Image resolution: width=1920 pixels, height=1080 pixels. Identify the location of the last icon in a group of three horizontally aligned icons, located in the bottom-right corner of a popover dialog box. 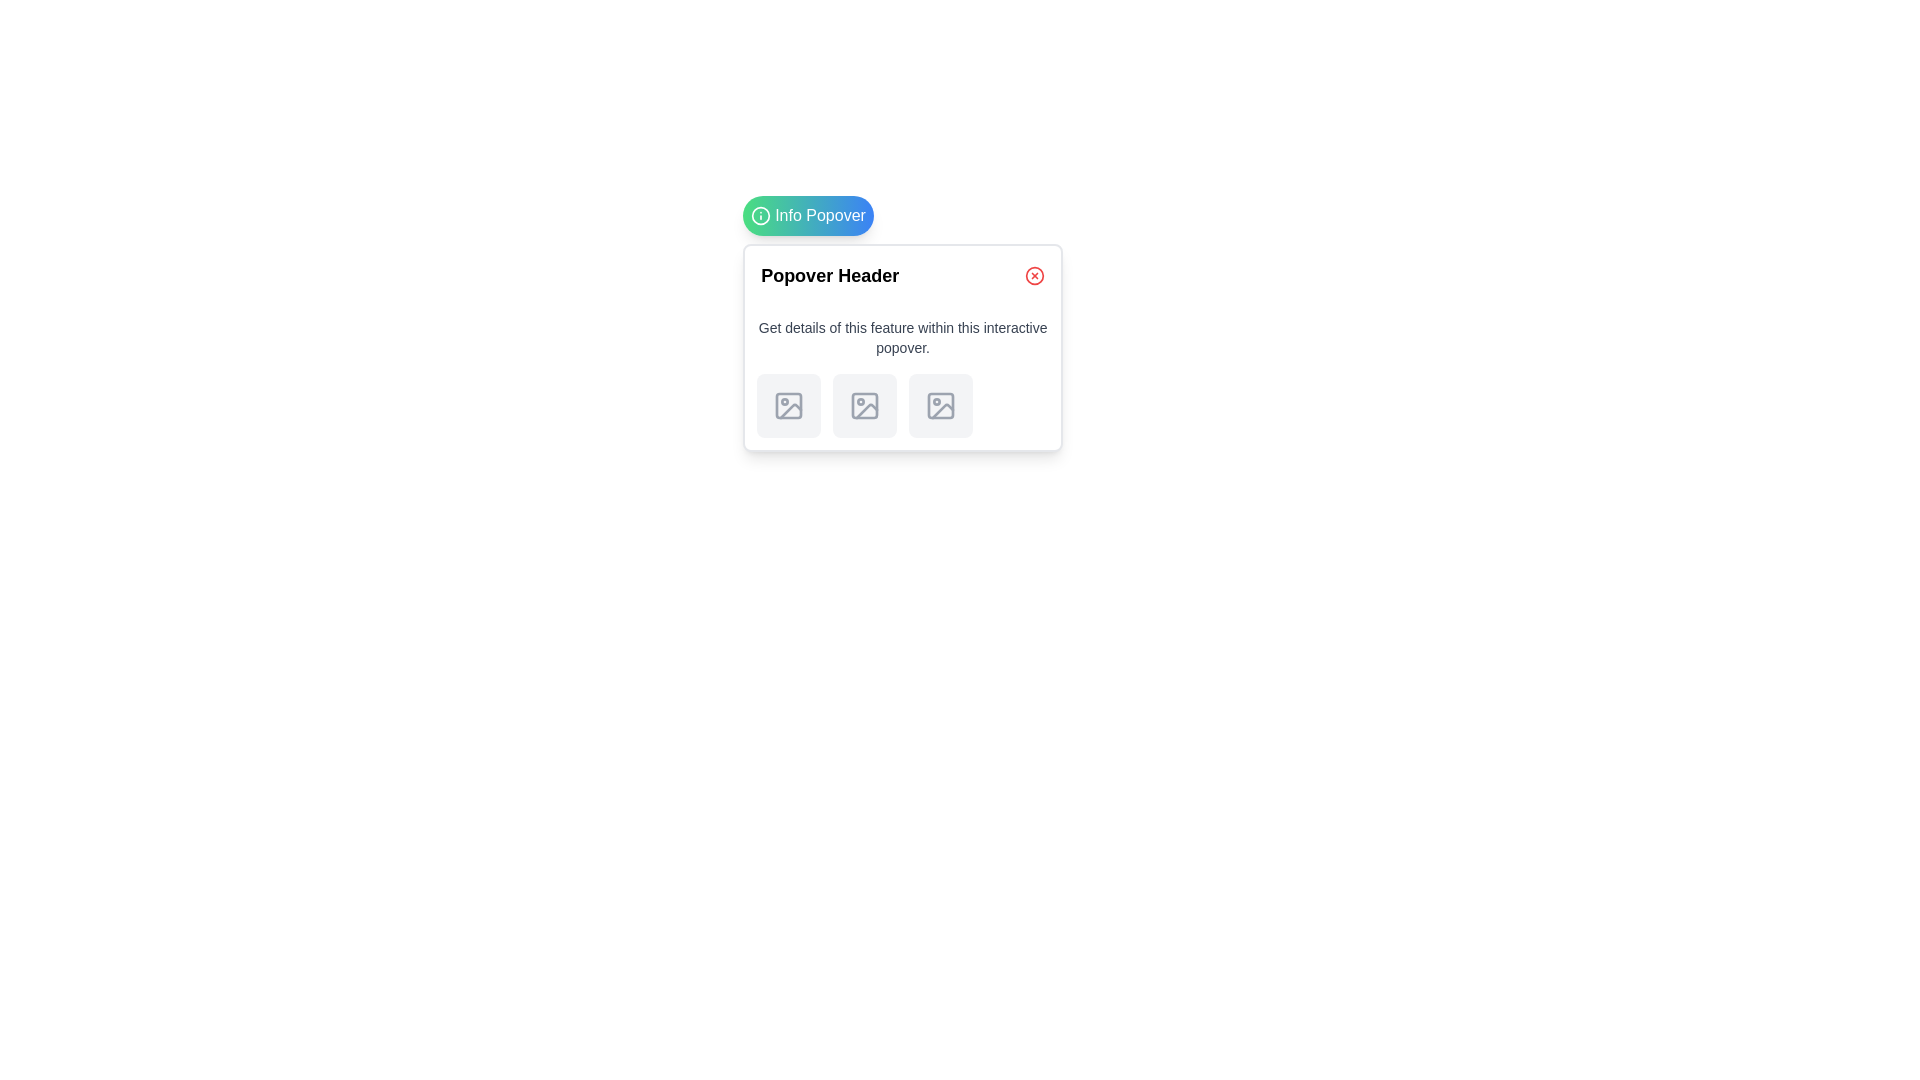
(940, 405).